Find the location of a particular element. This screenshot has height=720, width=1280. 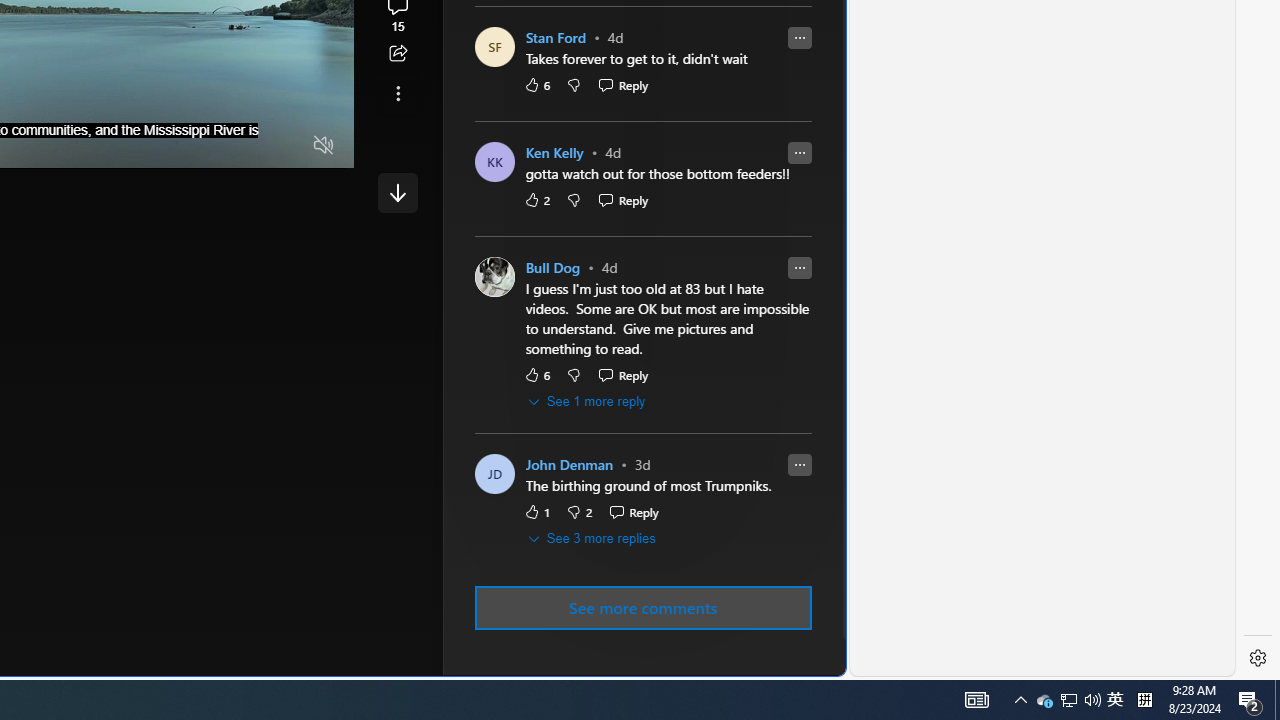

'2 Like' is located at coordinates (536, 200).